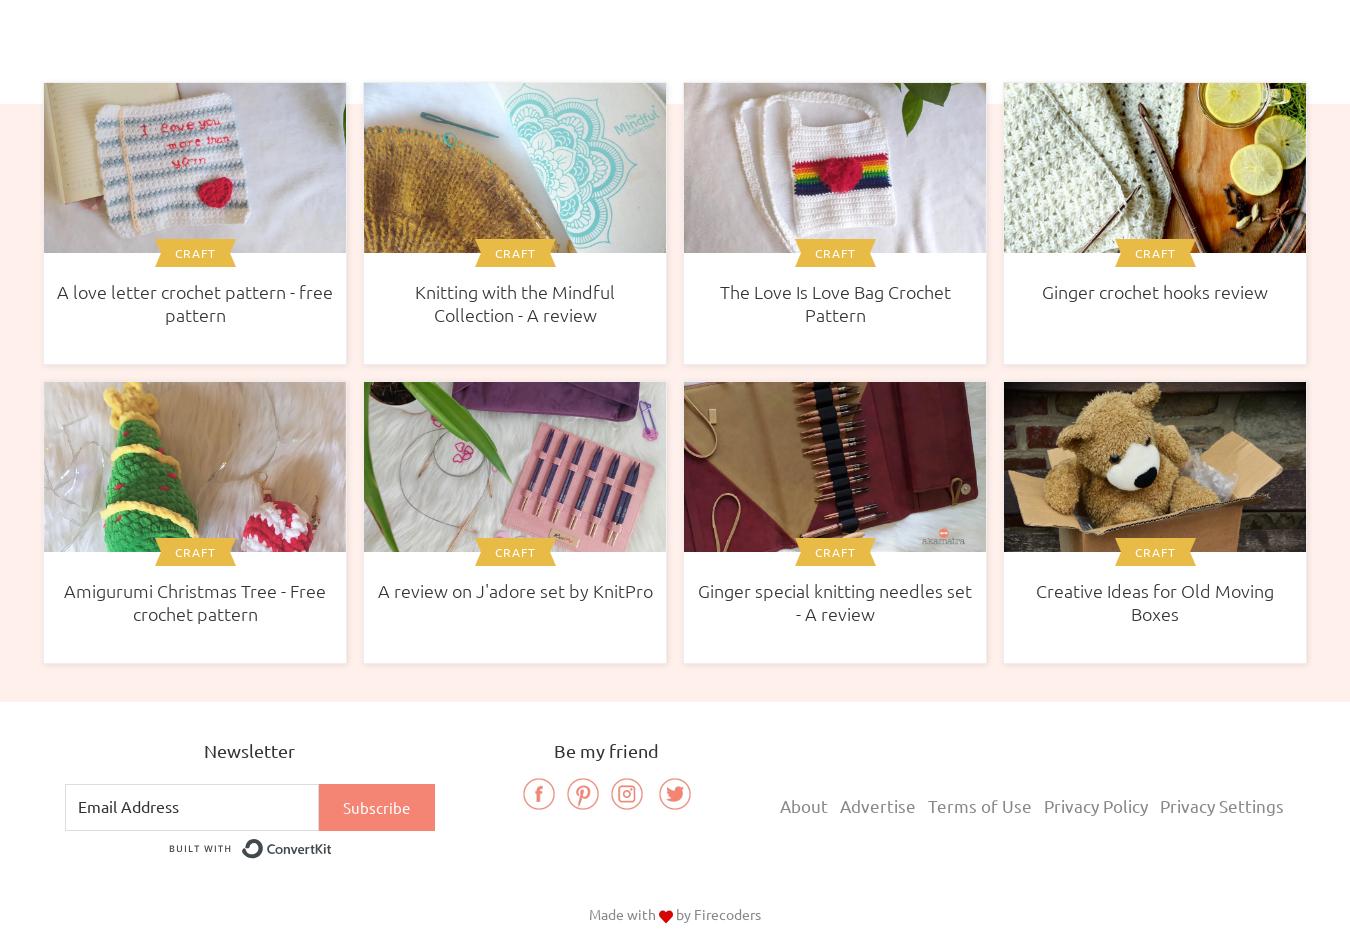 The image size is (1350, 949). Describe the element at coordinates (623, 912) in the screenshot. I see `'Made with'` at that location.